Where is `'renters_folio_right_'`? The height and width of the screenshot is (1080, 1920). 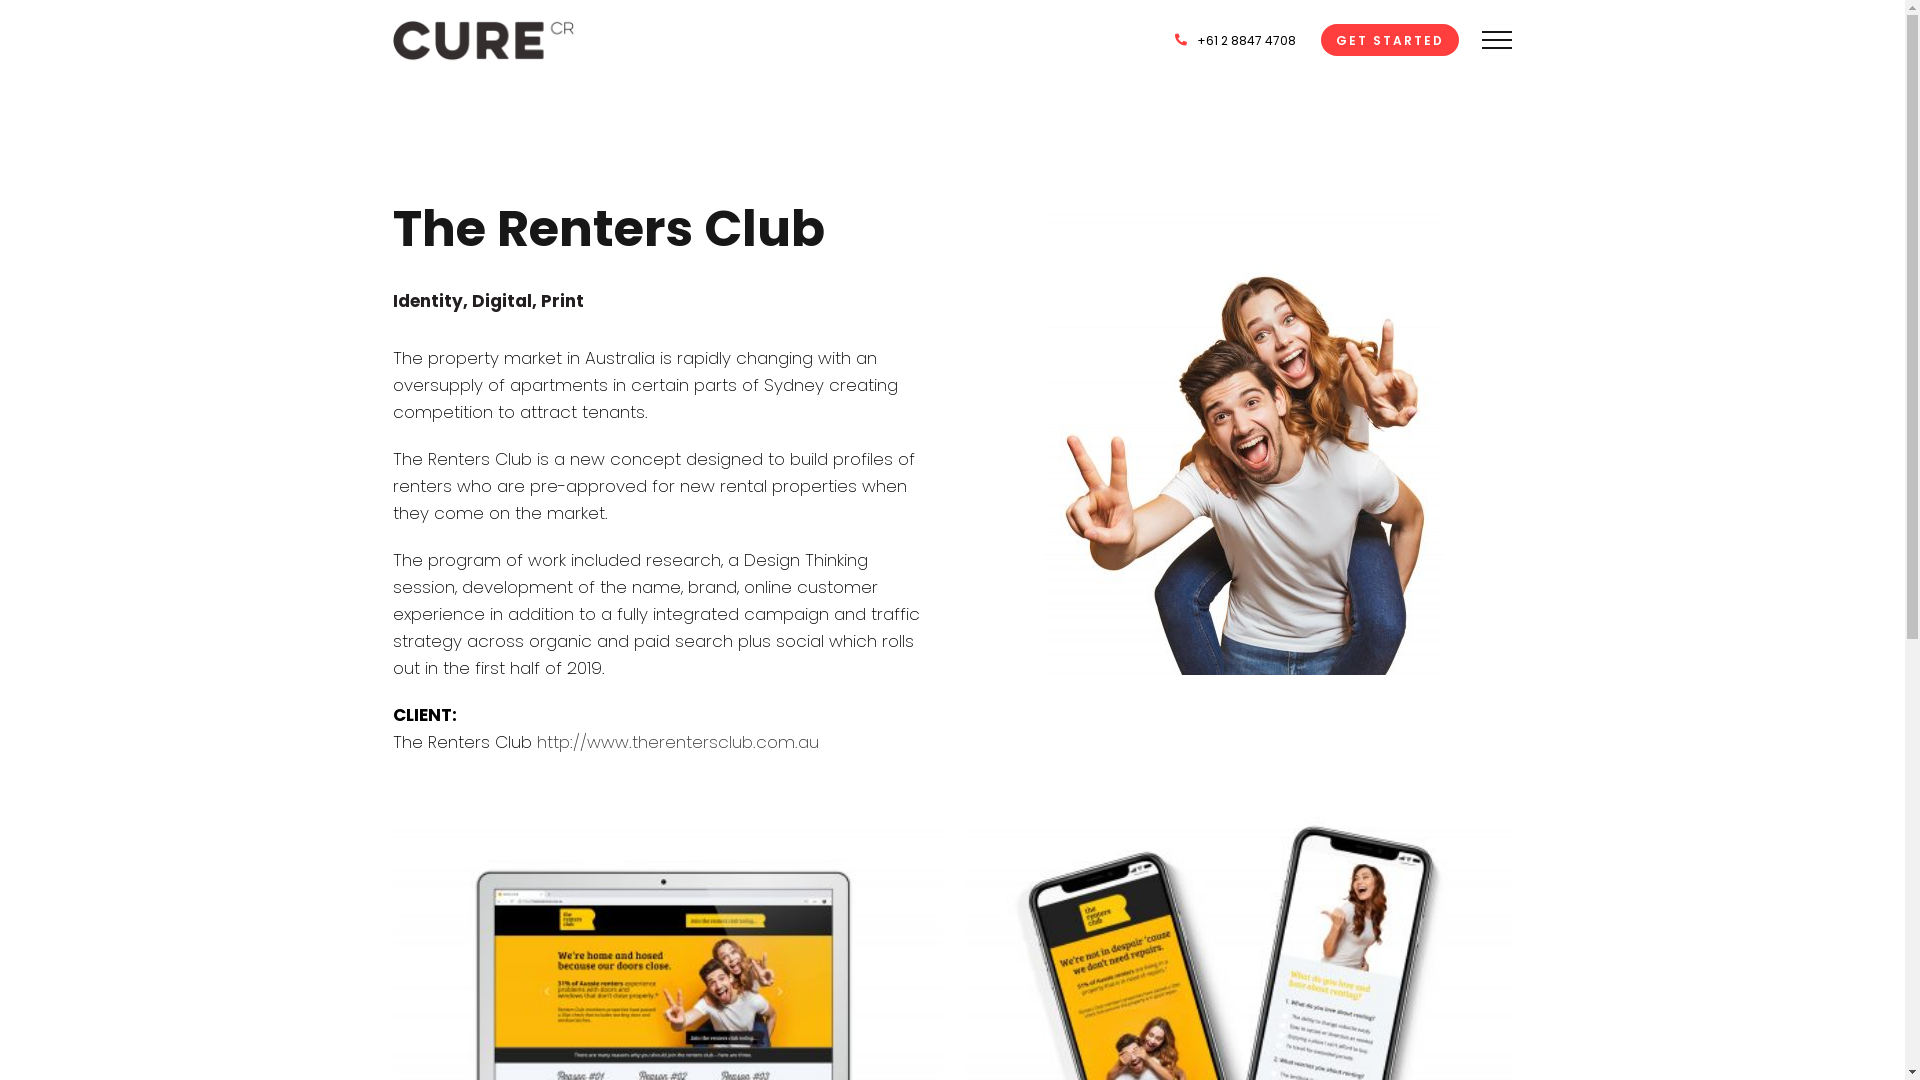
'renters_folio_right_' is located at coordinates (1242, 436).